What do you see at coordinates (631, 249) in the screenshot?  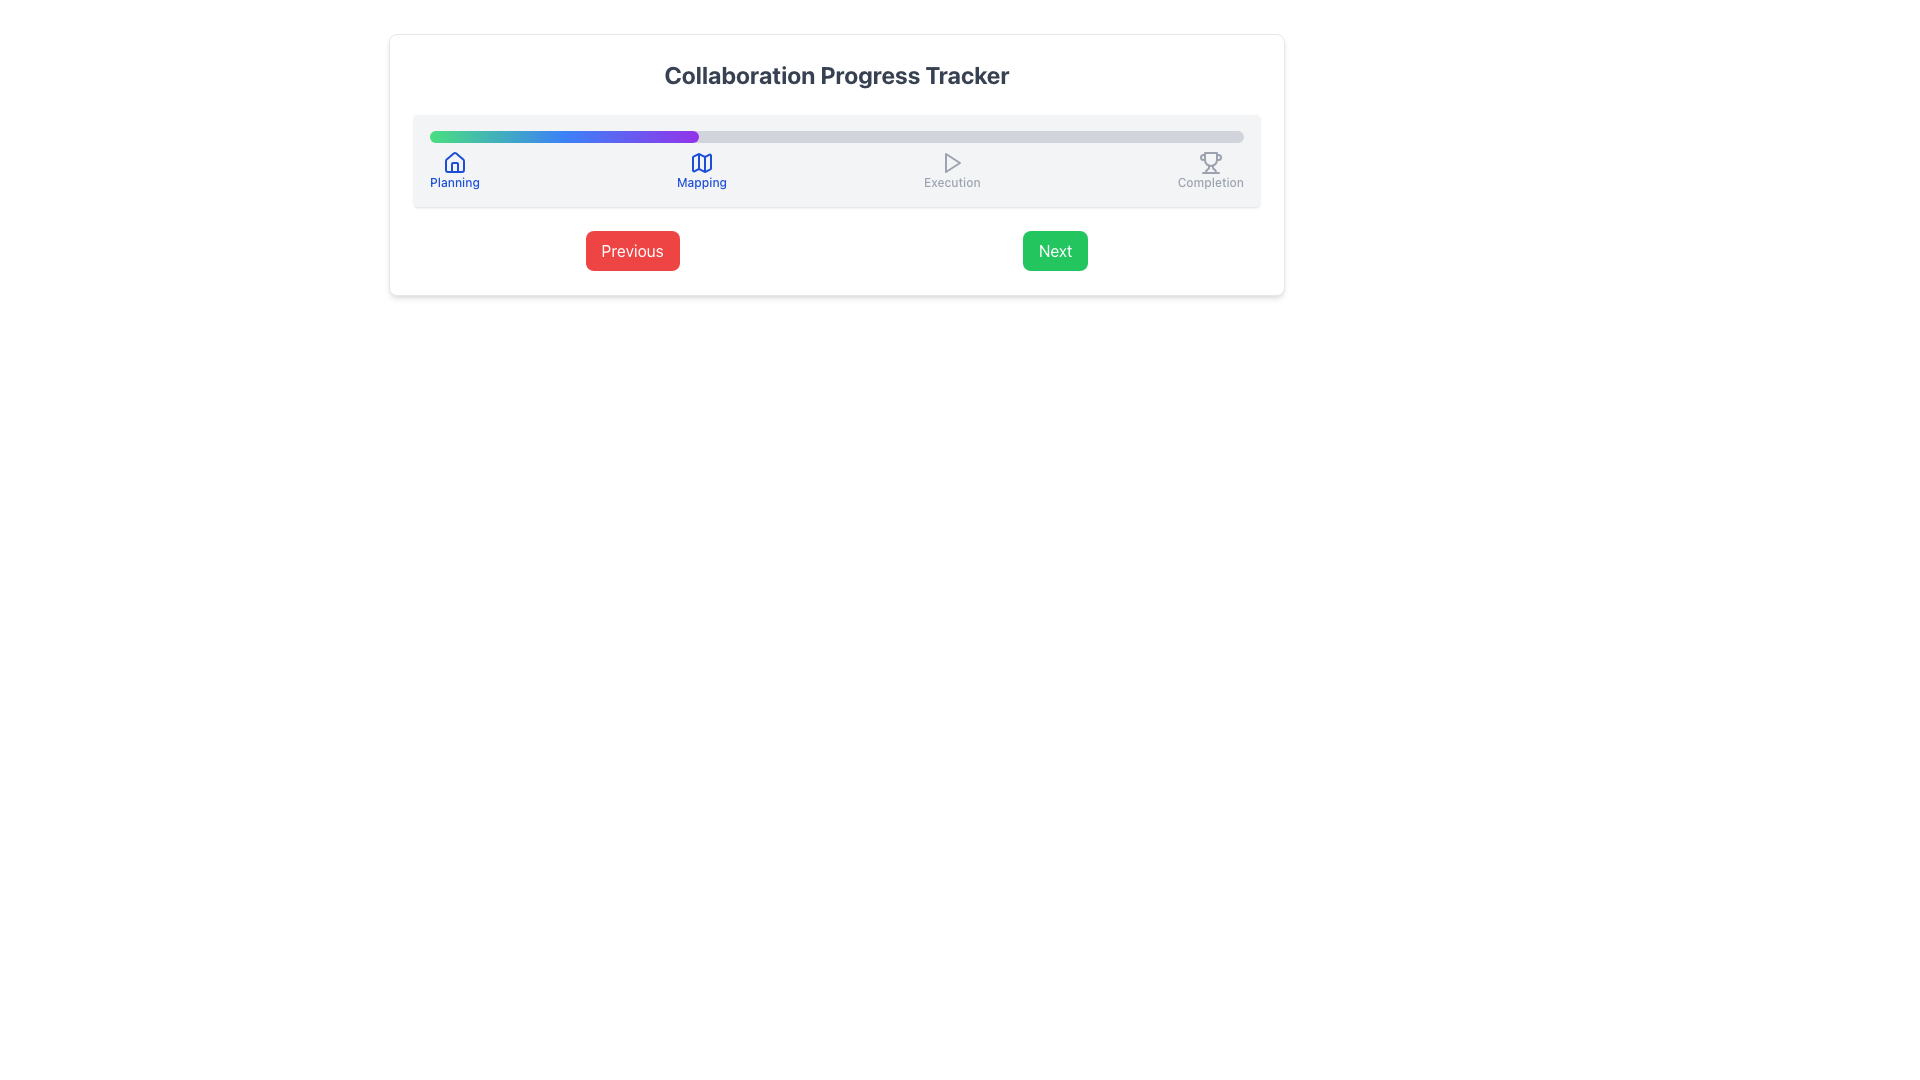 I see `the red 'Previous' button, which is the left button in a pair below the 'Collaboration Progress Tracker'` at bounding box center [631, 249].